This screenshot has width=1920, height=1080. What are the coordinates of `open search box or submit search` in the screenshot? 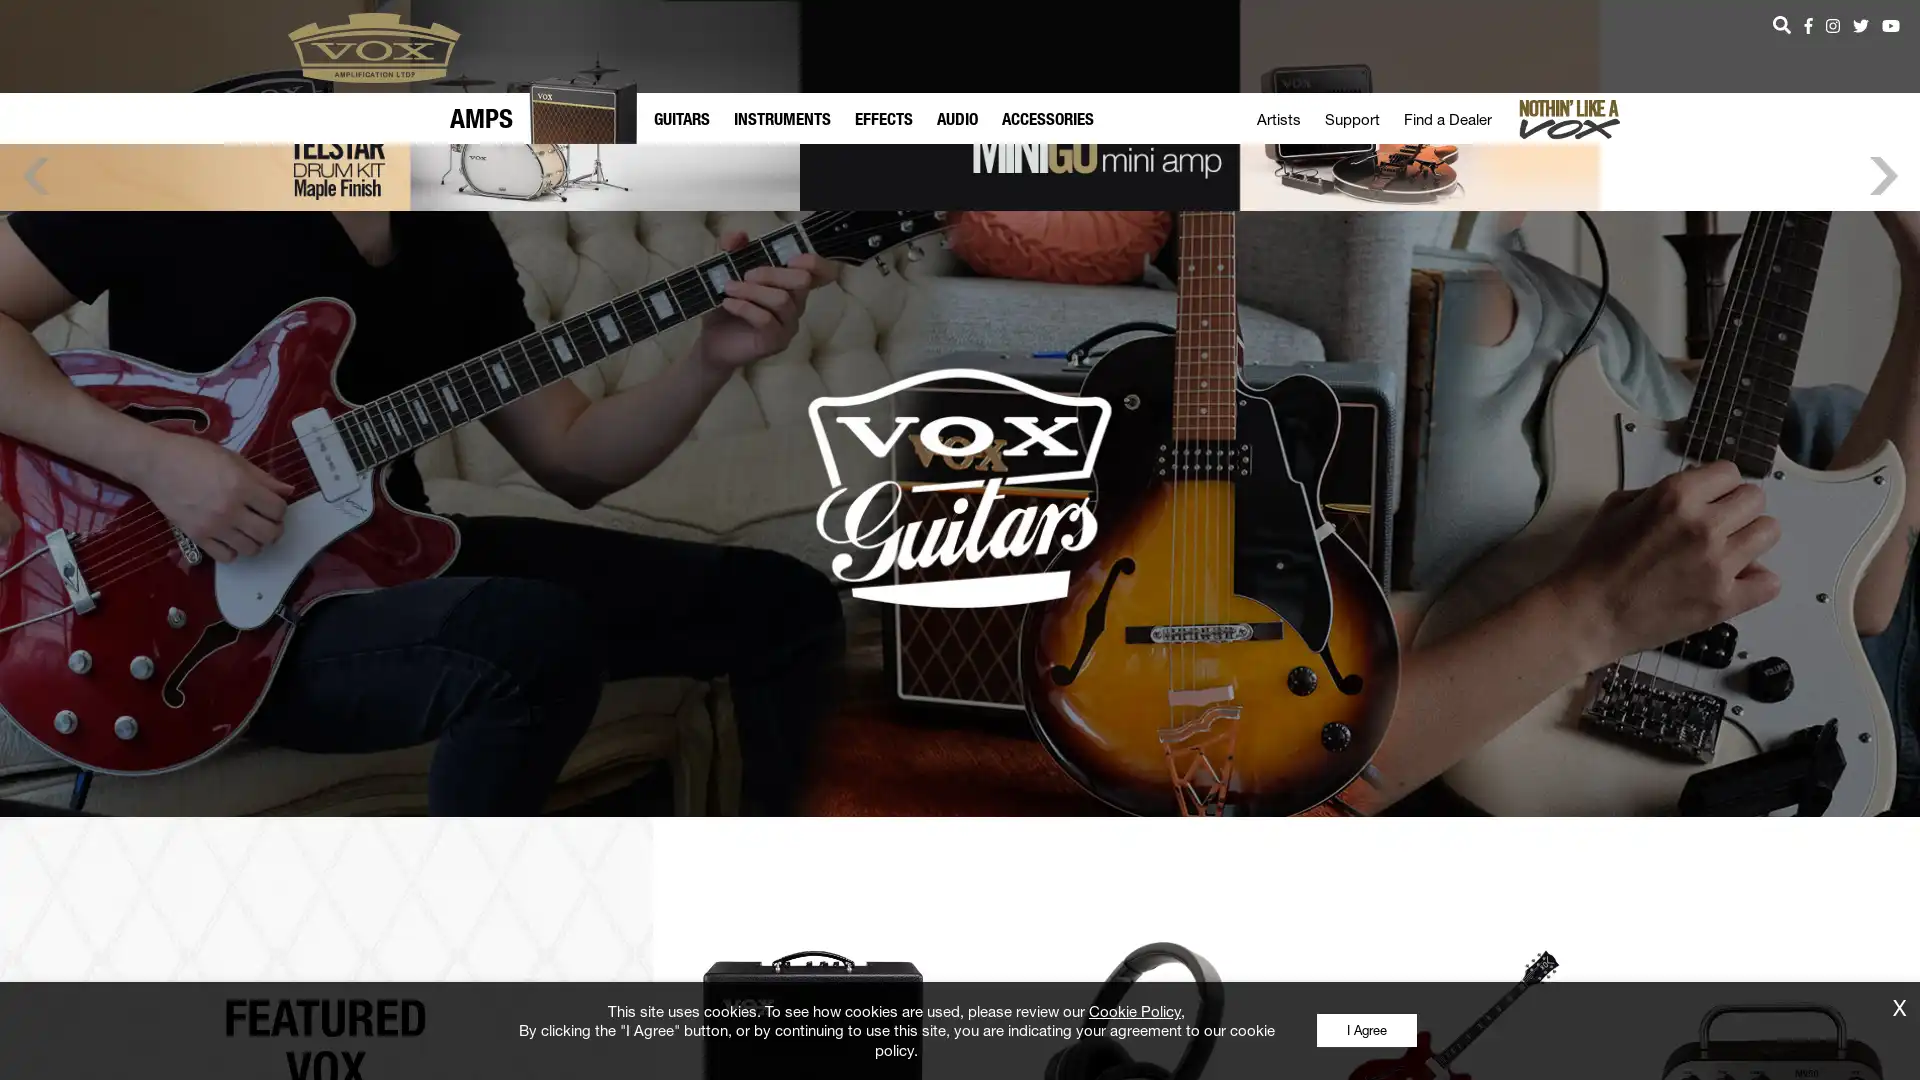 It's located at (1781, 25).